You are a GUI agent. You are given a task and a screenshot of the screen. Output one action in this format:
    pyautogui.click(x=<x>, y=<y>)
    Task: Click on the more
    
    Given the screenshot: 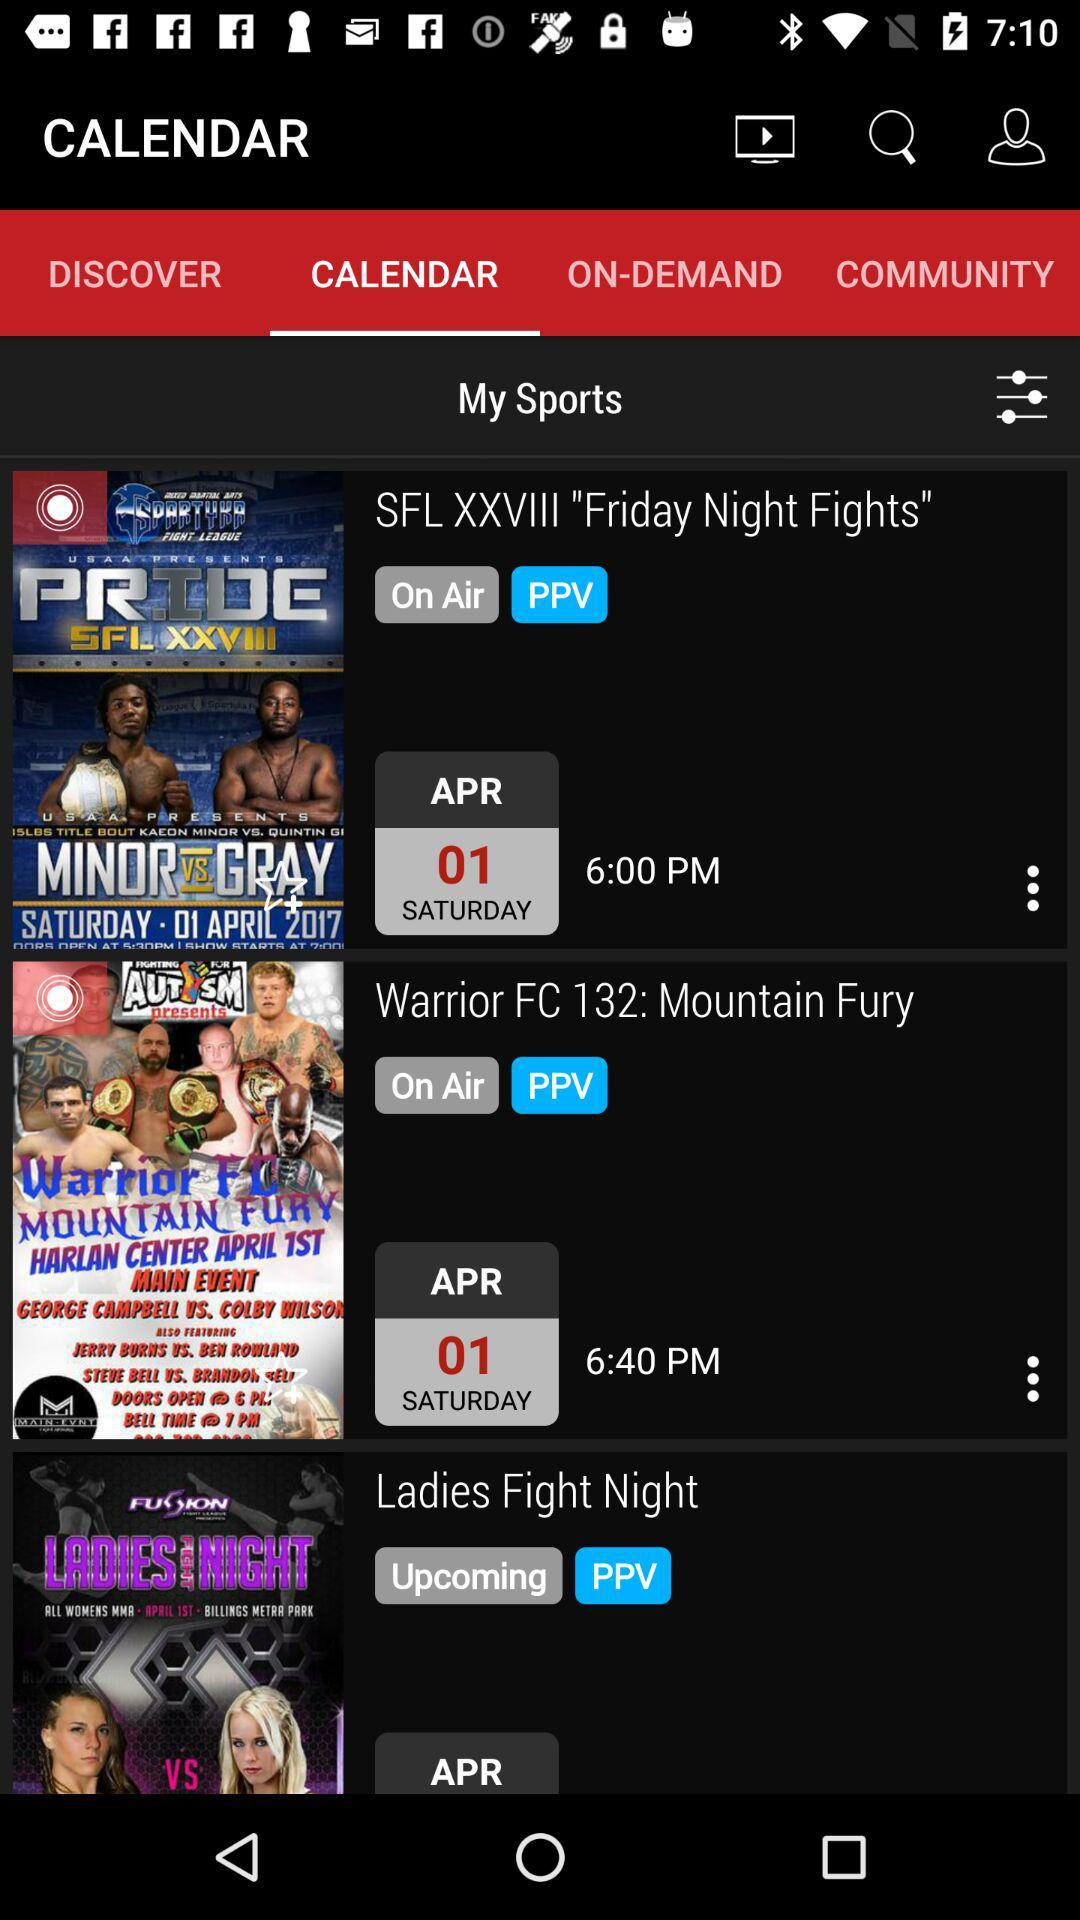 What is the action you would take?
    pyautogui.click(x=1022, y=396)
    